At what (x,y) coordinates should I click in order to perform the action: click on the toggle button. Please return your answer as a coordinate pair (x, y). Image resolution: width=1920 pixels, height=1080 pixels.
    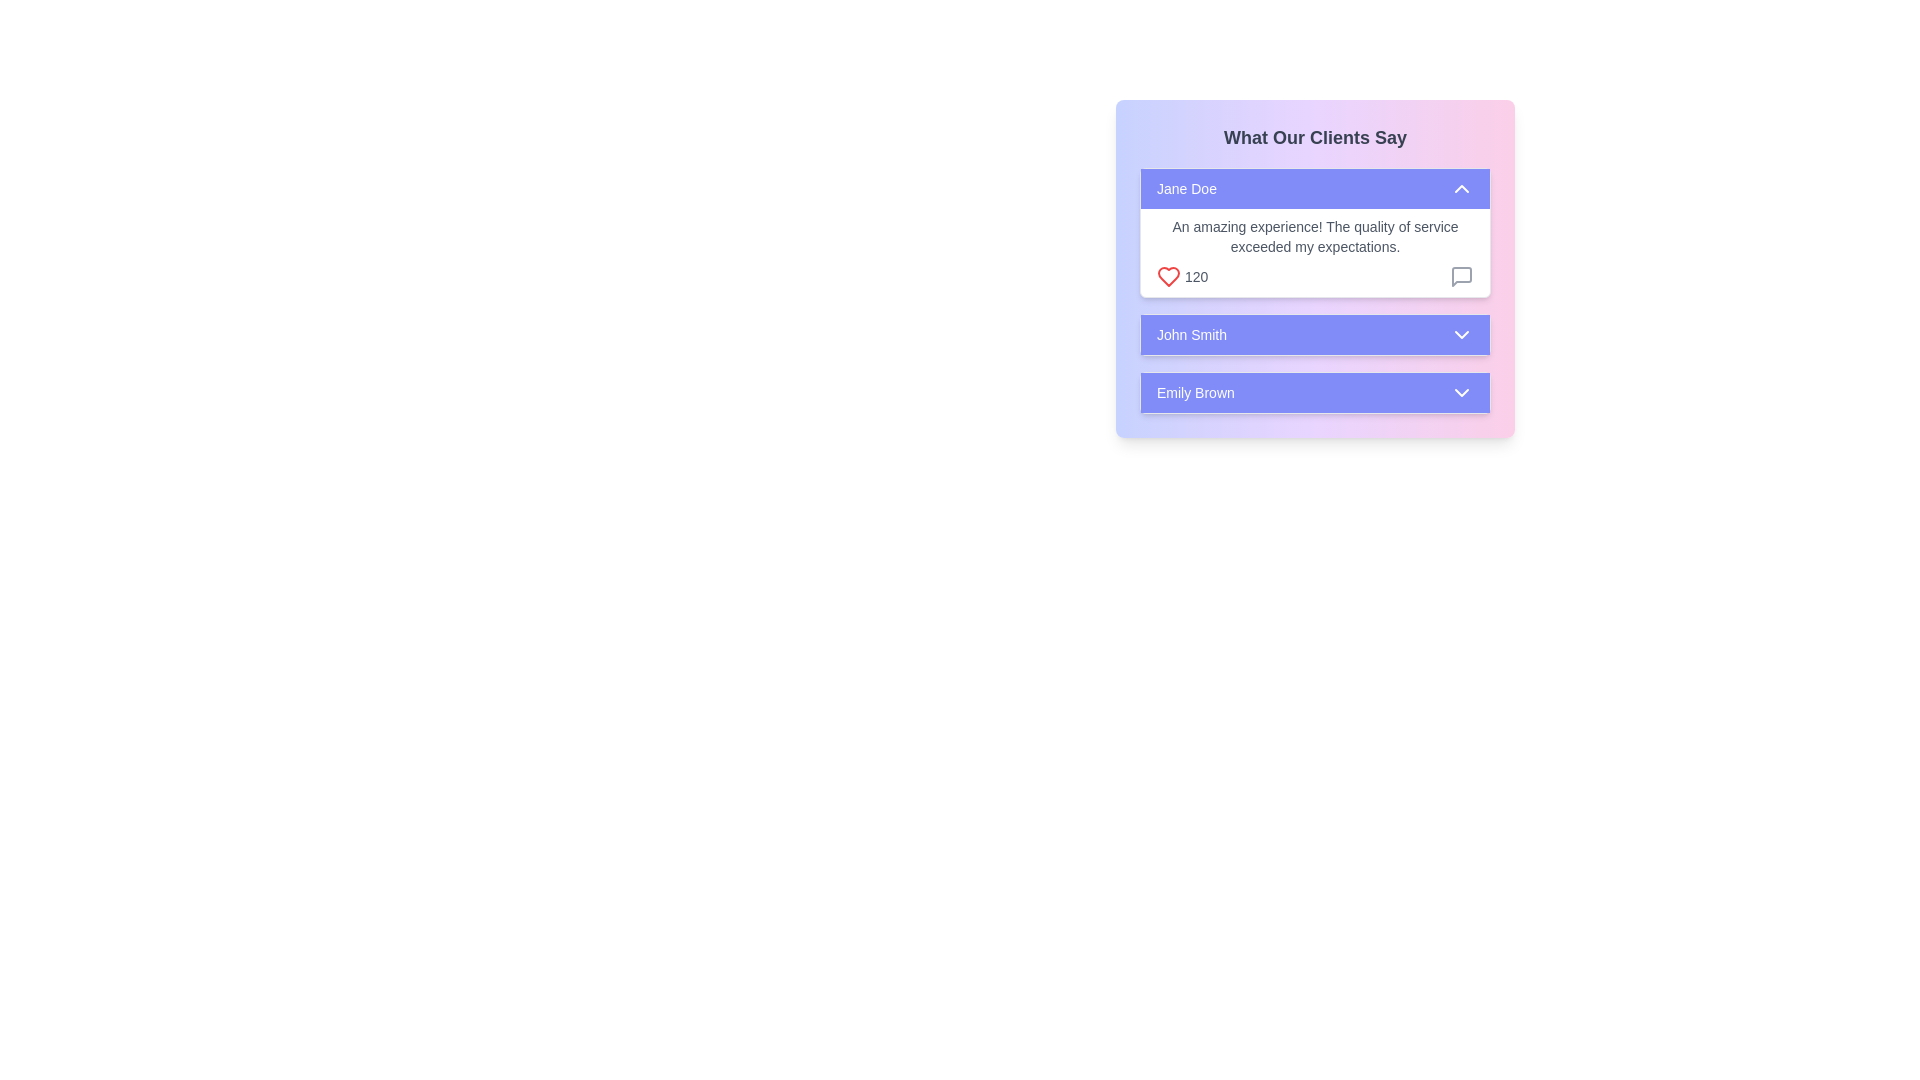
    Looking at the image, I should click on (1315, 393).